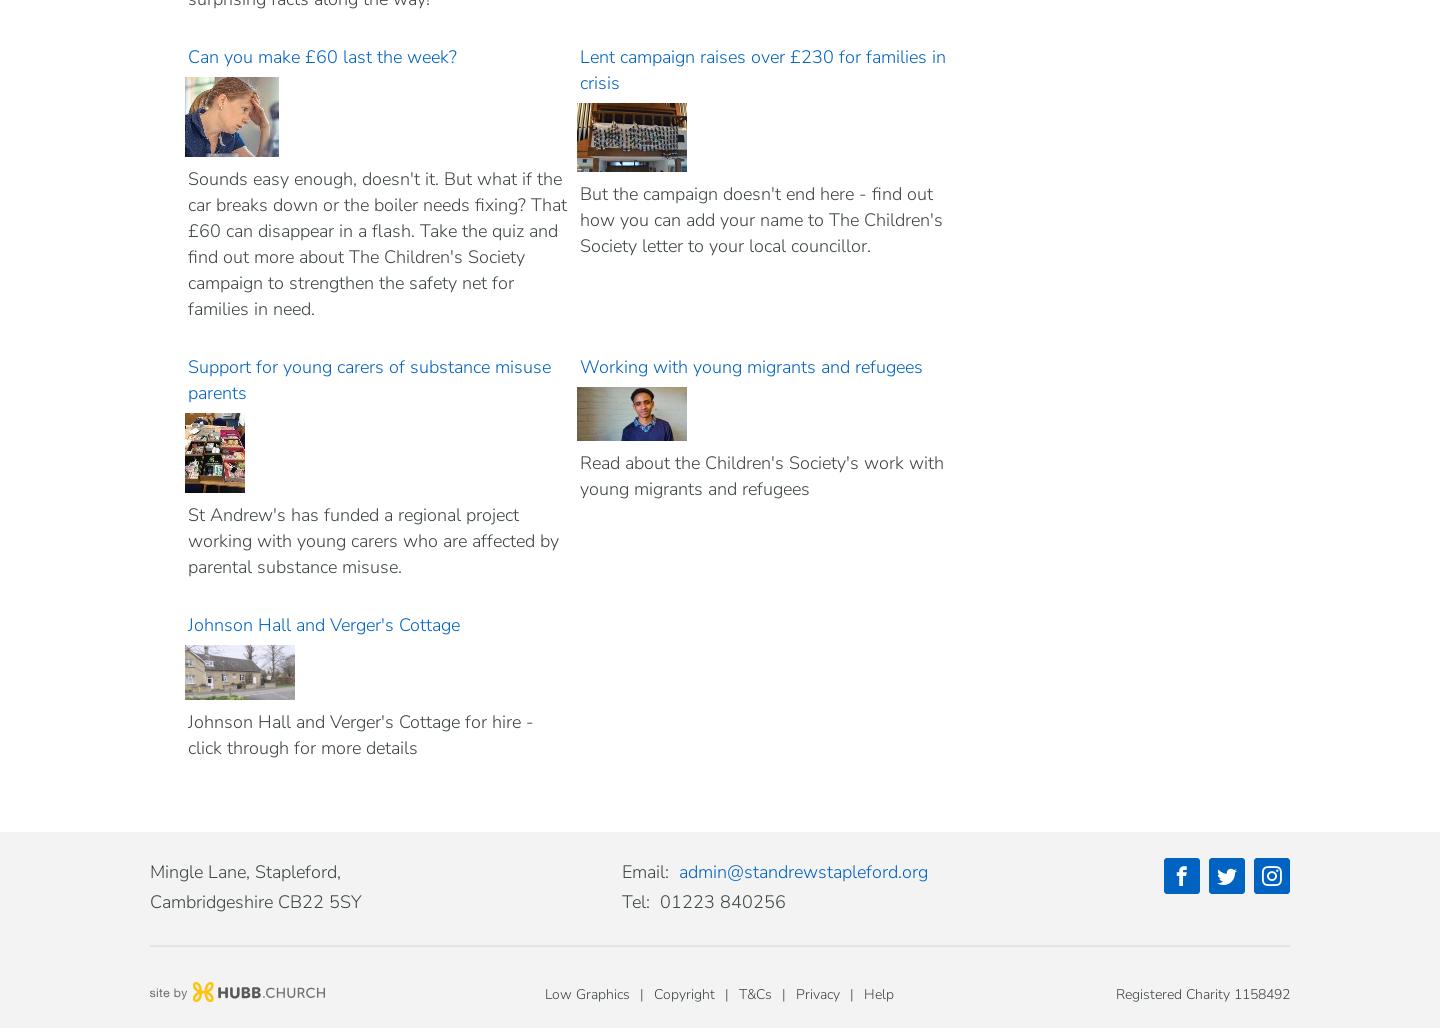 The height and width of the screenshot is (1028, 1440). I want to click on 'T&Cs', so click(754, 993).